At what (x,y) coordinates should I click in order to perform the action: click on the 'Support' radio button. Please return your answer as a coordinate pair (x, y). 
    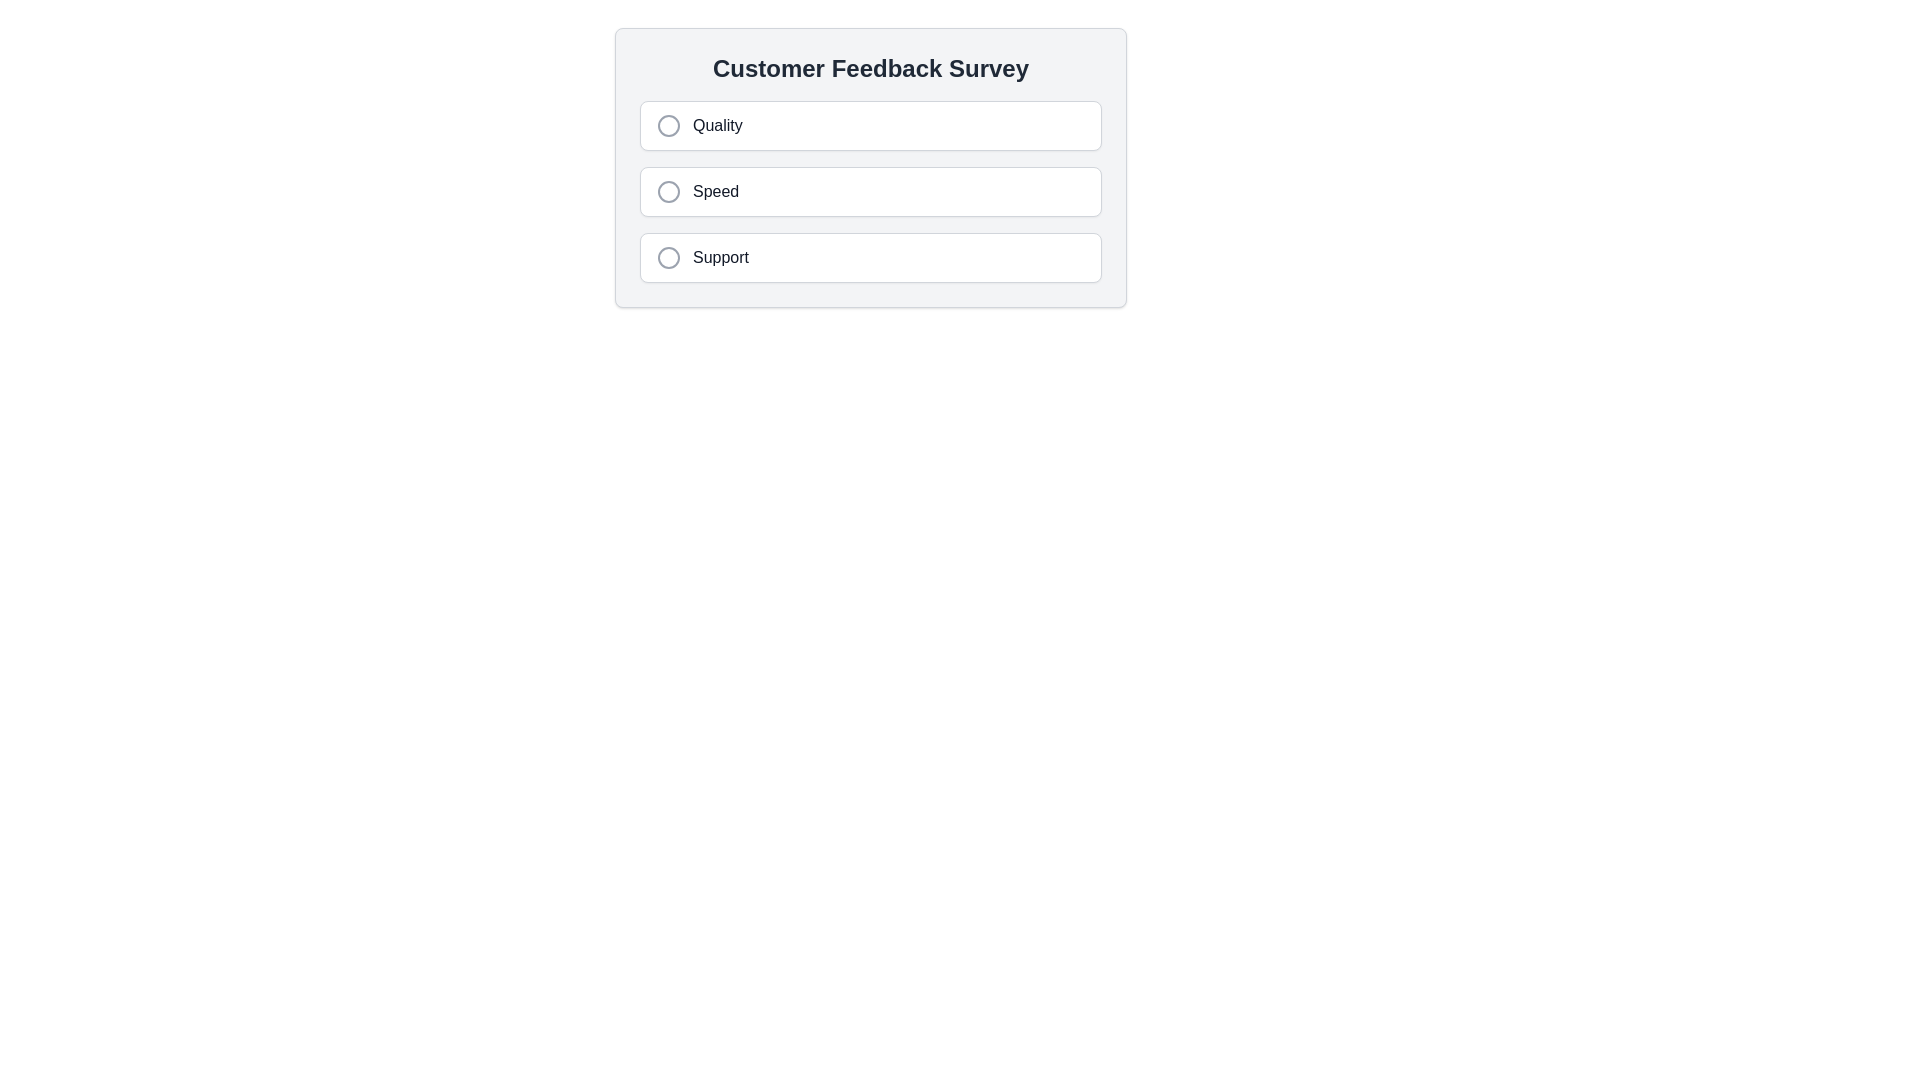
    Looking at the image, I should click on (870, 257).